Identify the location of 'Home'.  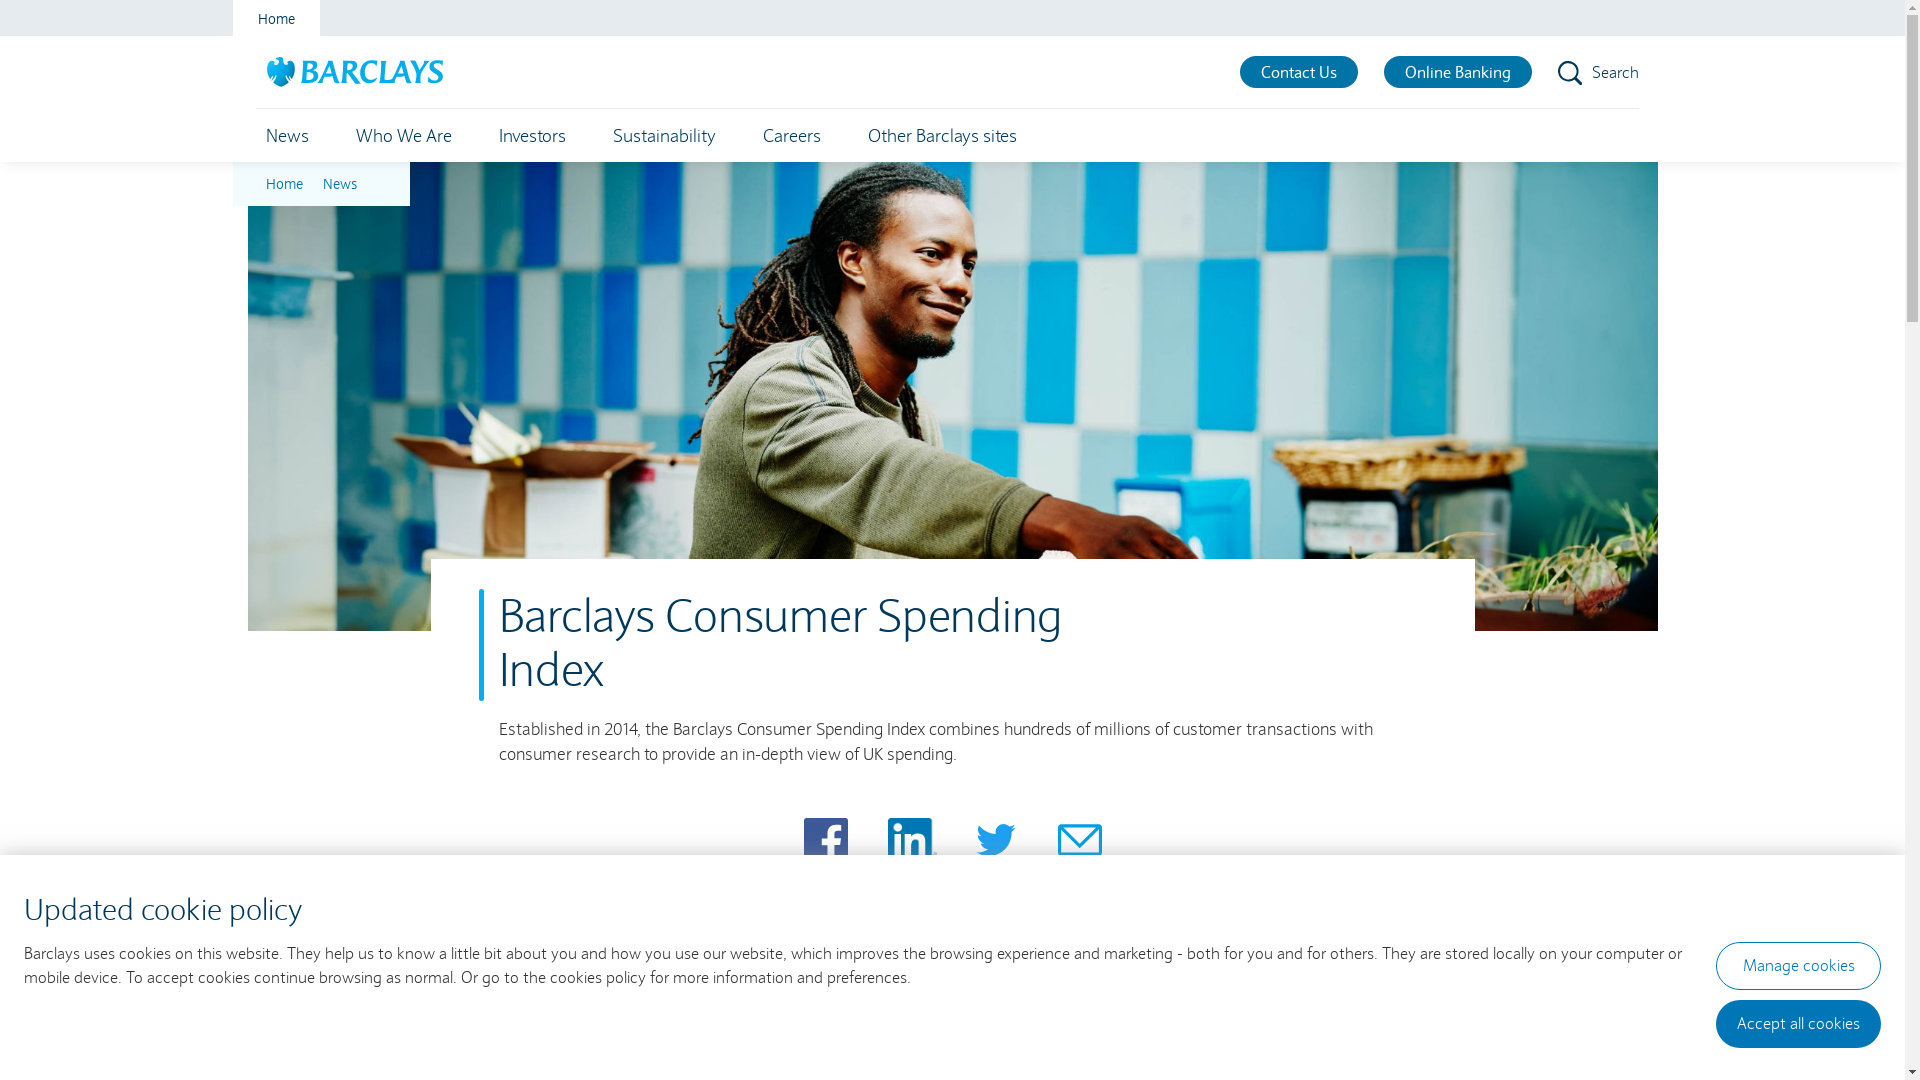
(274, 19).